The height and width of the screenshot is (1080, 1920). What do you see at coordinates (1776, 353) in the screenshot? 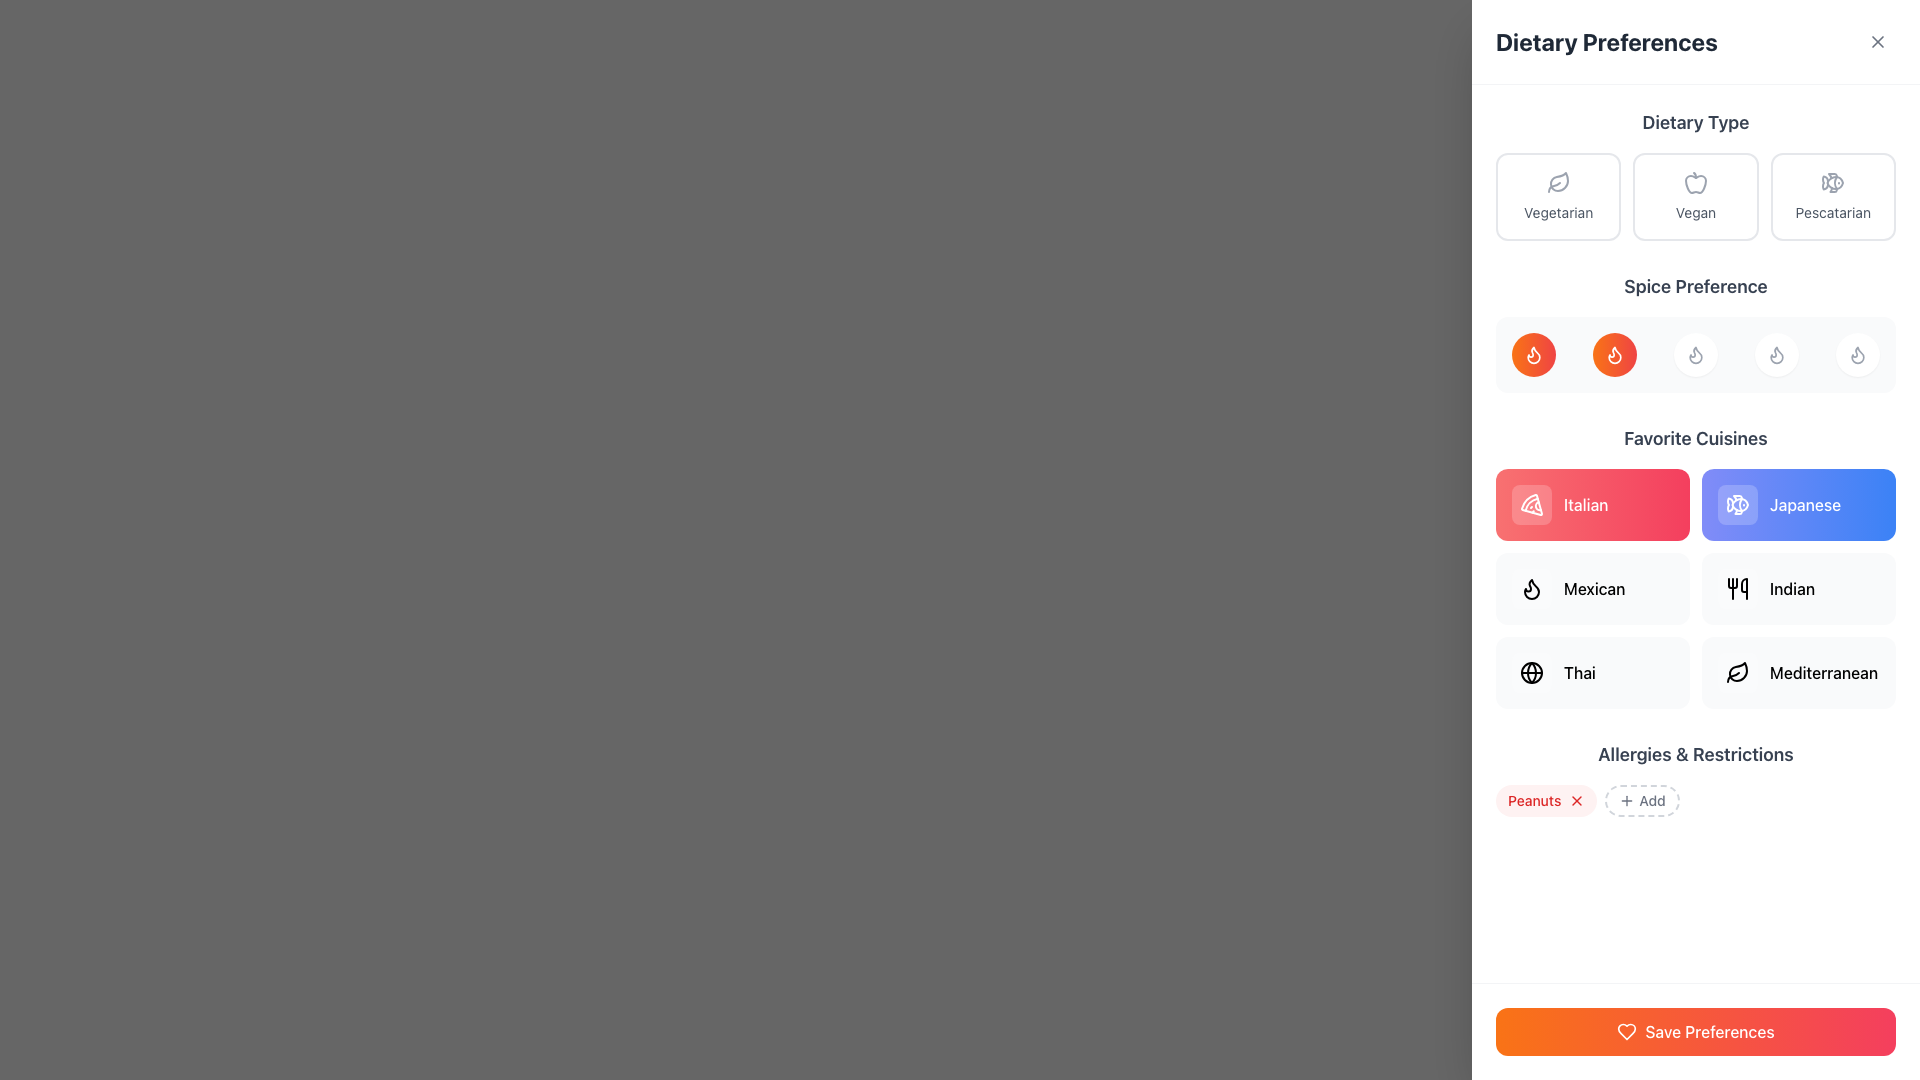
I see `the circular button with a white background and a gray flame icon, which is the fourth button in the 'Spice Preference' section` at bounding box center [1776, 353].